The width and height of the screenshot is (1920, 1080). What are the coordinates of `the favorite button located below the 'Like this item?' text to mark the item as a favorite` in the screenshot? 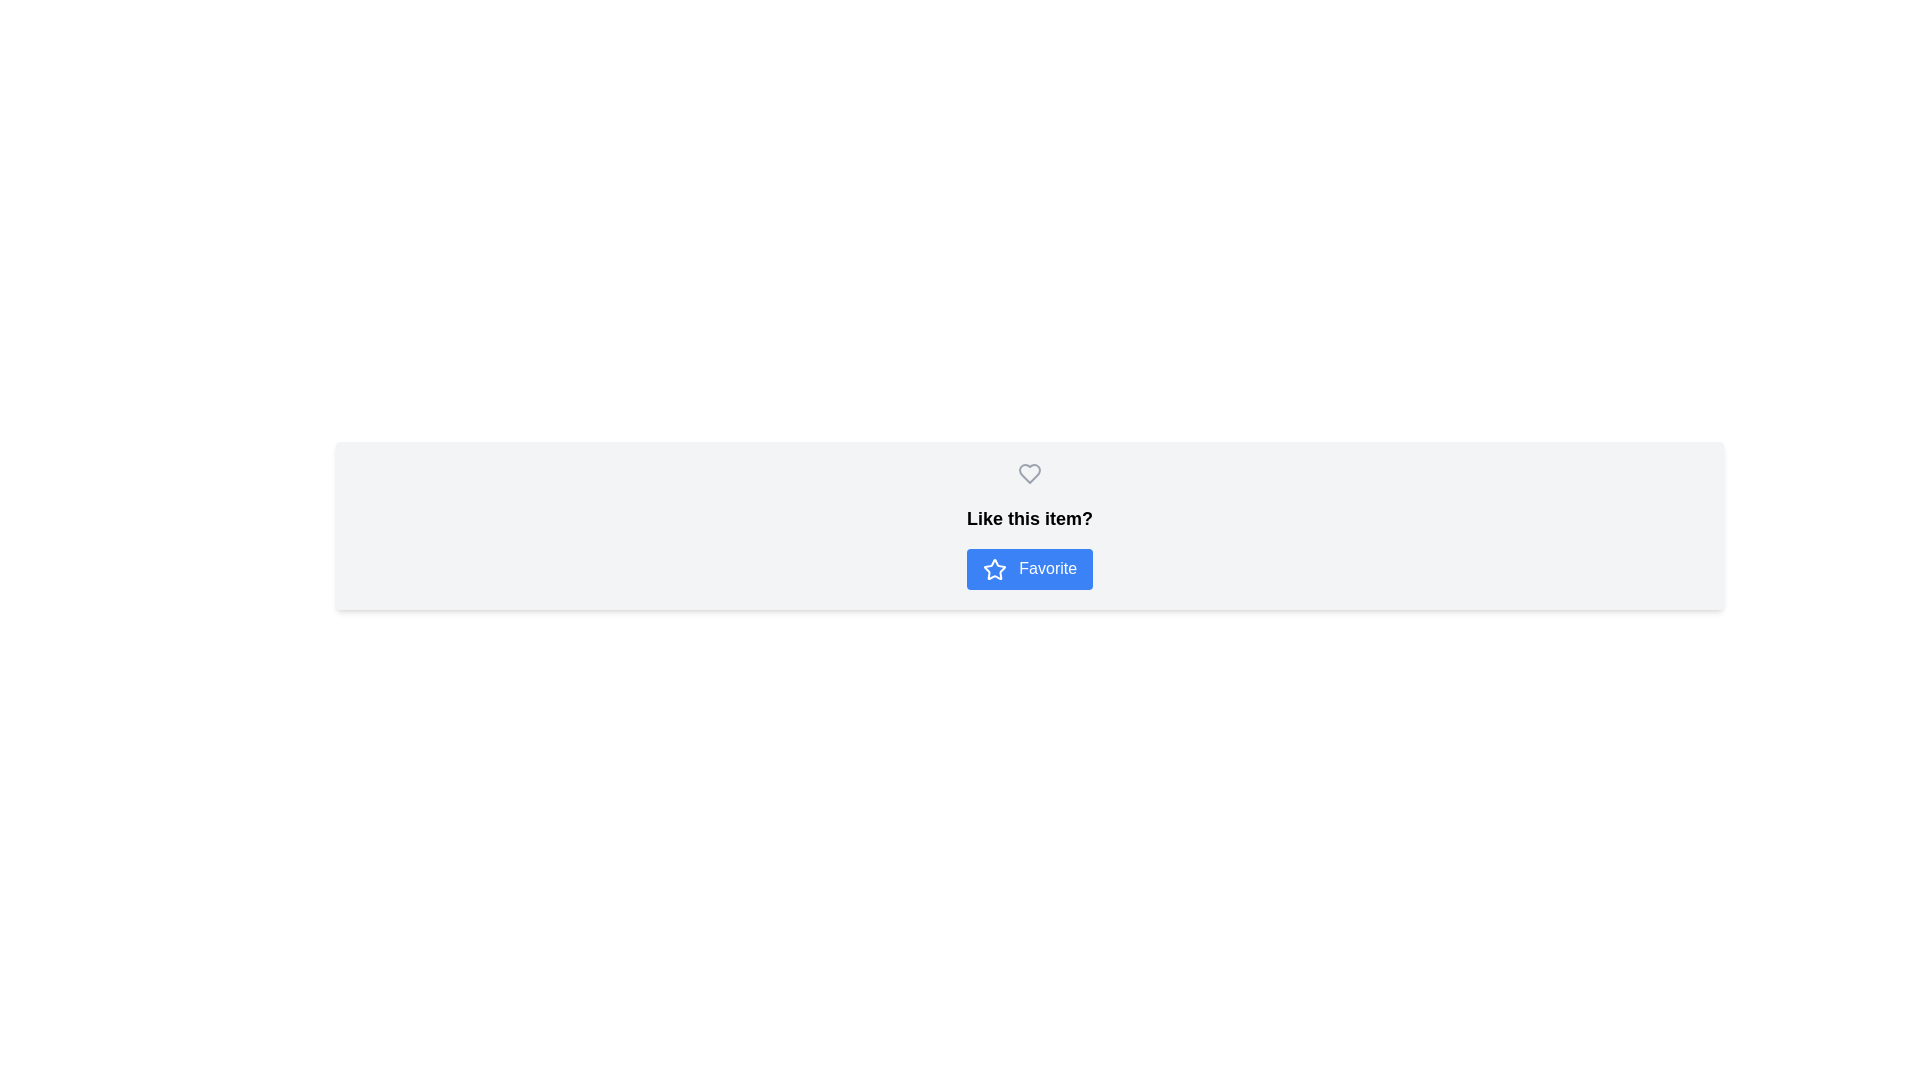 It's located at (1030, 569).